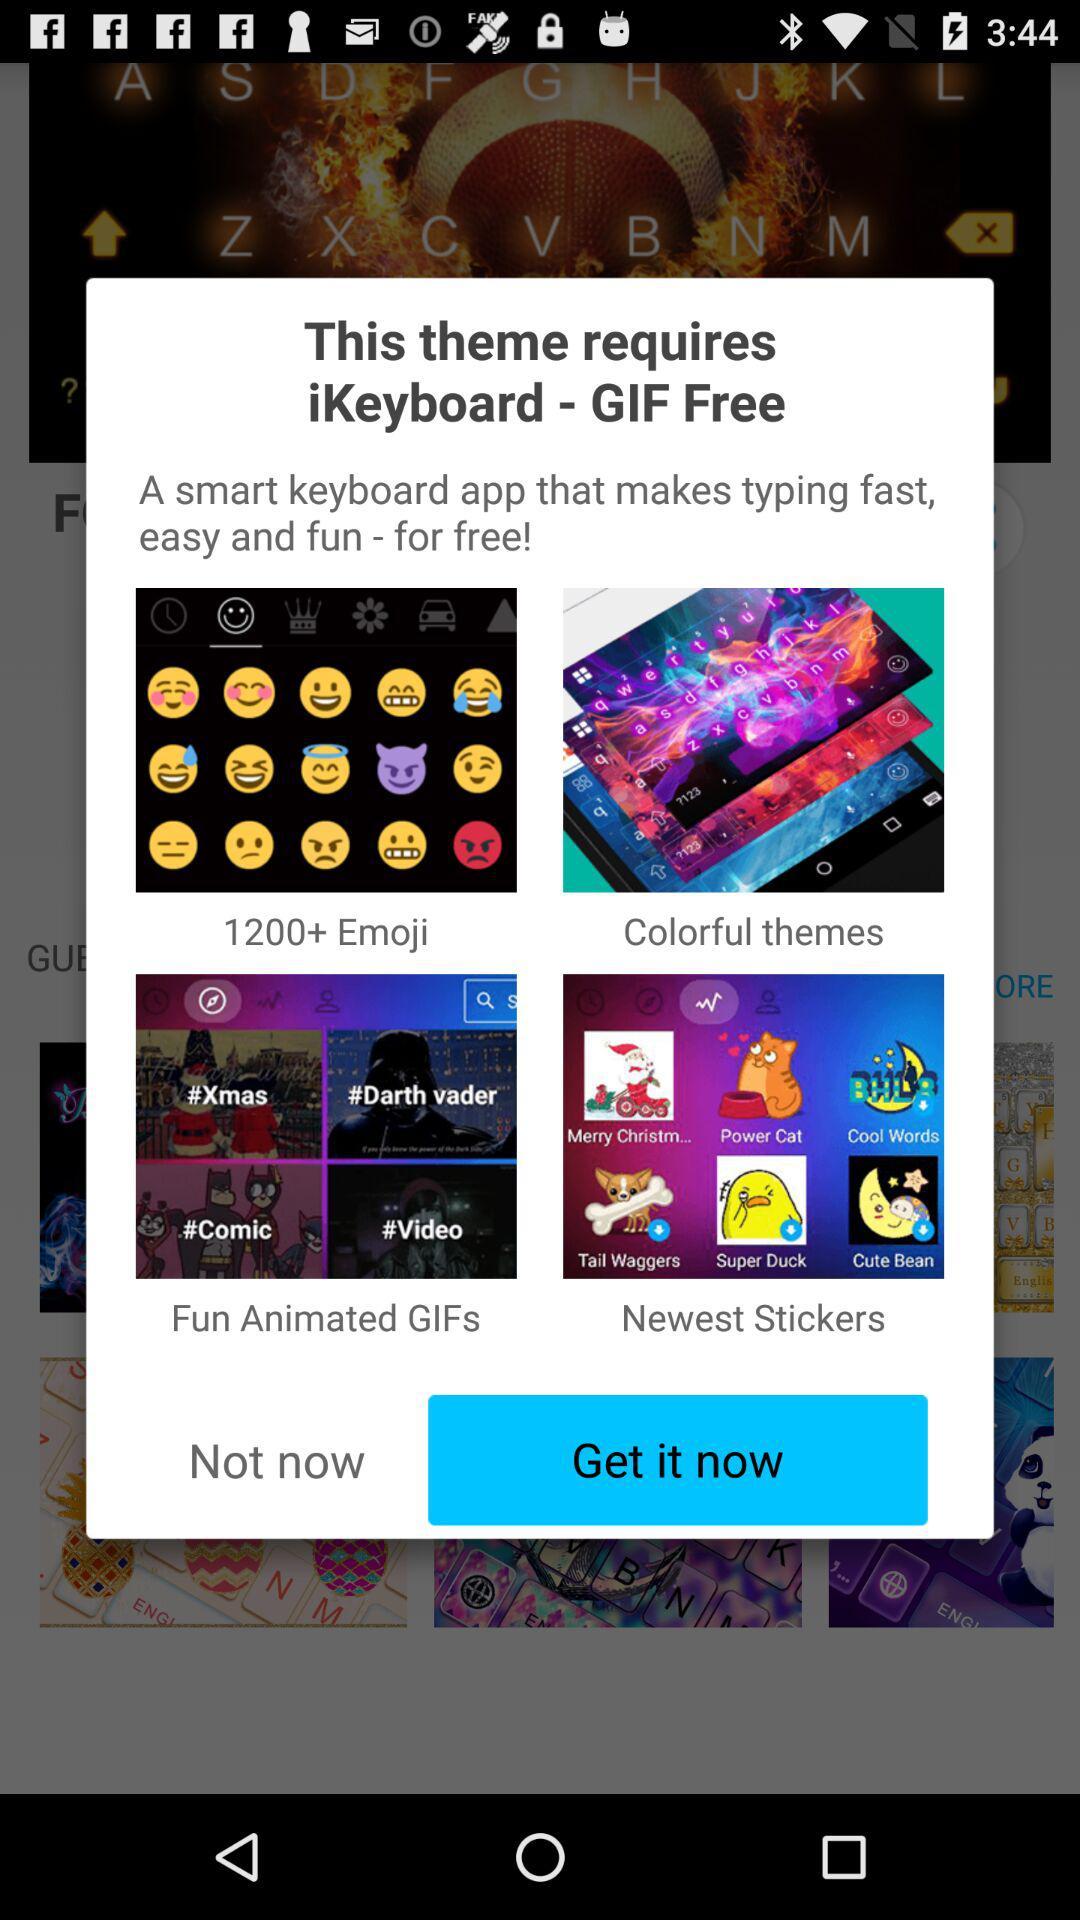  What do you see at coordinates (276, 1460) in the screenshot?
I see `the icon below fun animated gifs item` at bounding box center [276, 1460].